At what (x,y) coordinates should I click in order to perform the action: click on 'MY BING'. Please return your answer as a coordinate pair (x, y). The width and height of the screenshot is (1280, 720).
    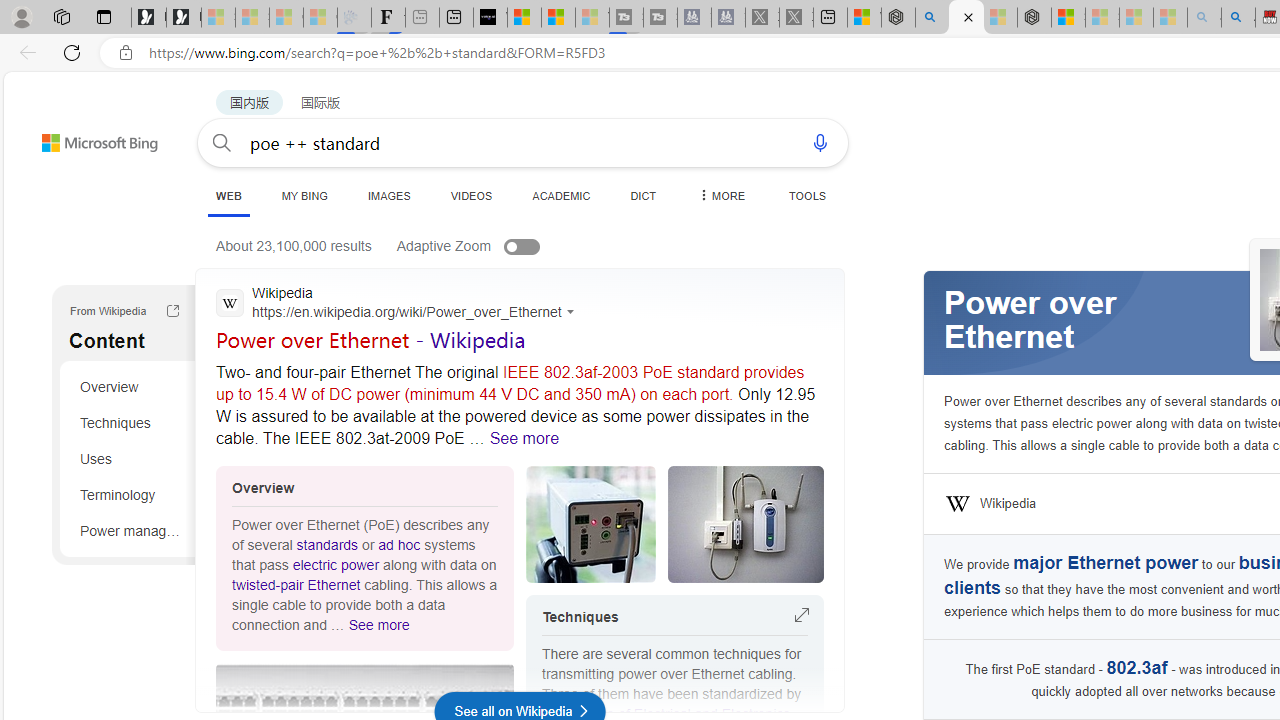
    Looking at the image, I should click on (303, 195).